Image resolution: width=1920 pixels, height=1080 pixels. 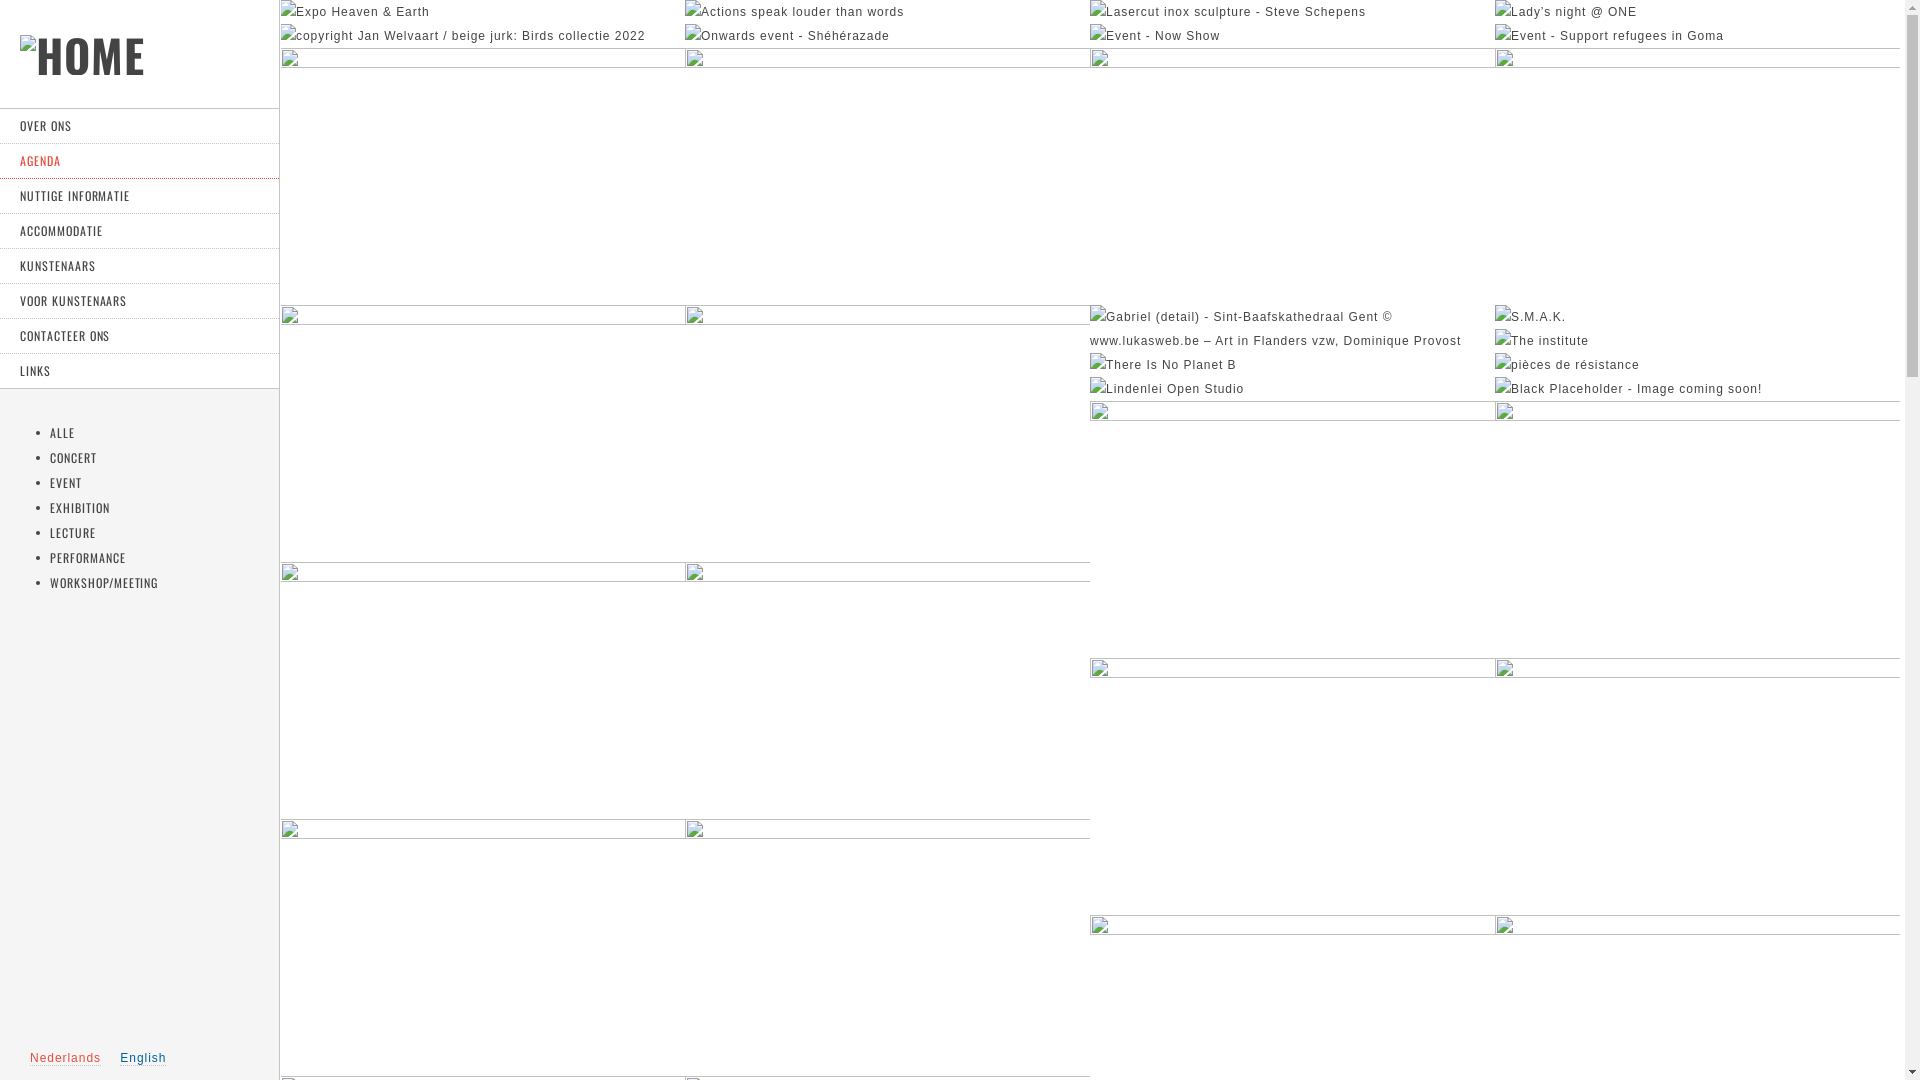 What do you see at coordinates (86, 557) in the screenshot?
I see `'PERFORMANCE'` at bounding box center [86, 557].